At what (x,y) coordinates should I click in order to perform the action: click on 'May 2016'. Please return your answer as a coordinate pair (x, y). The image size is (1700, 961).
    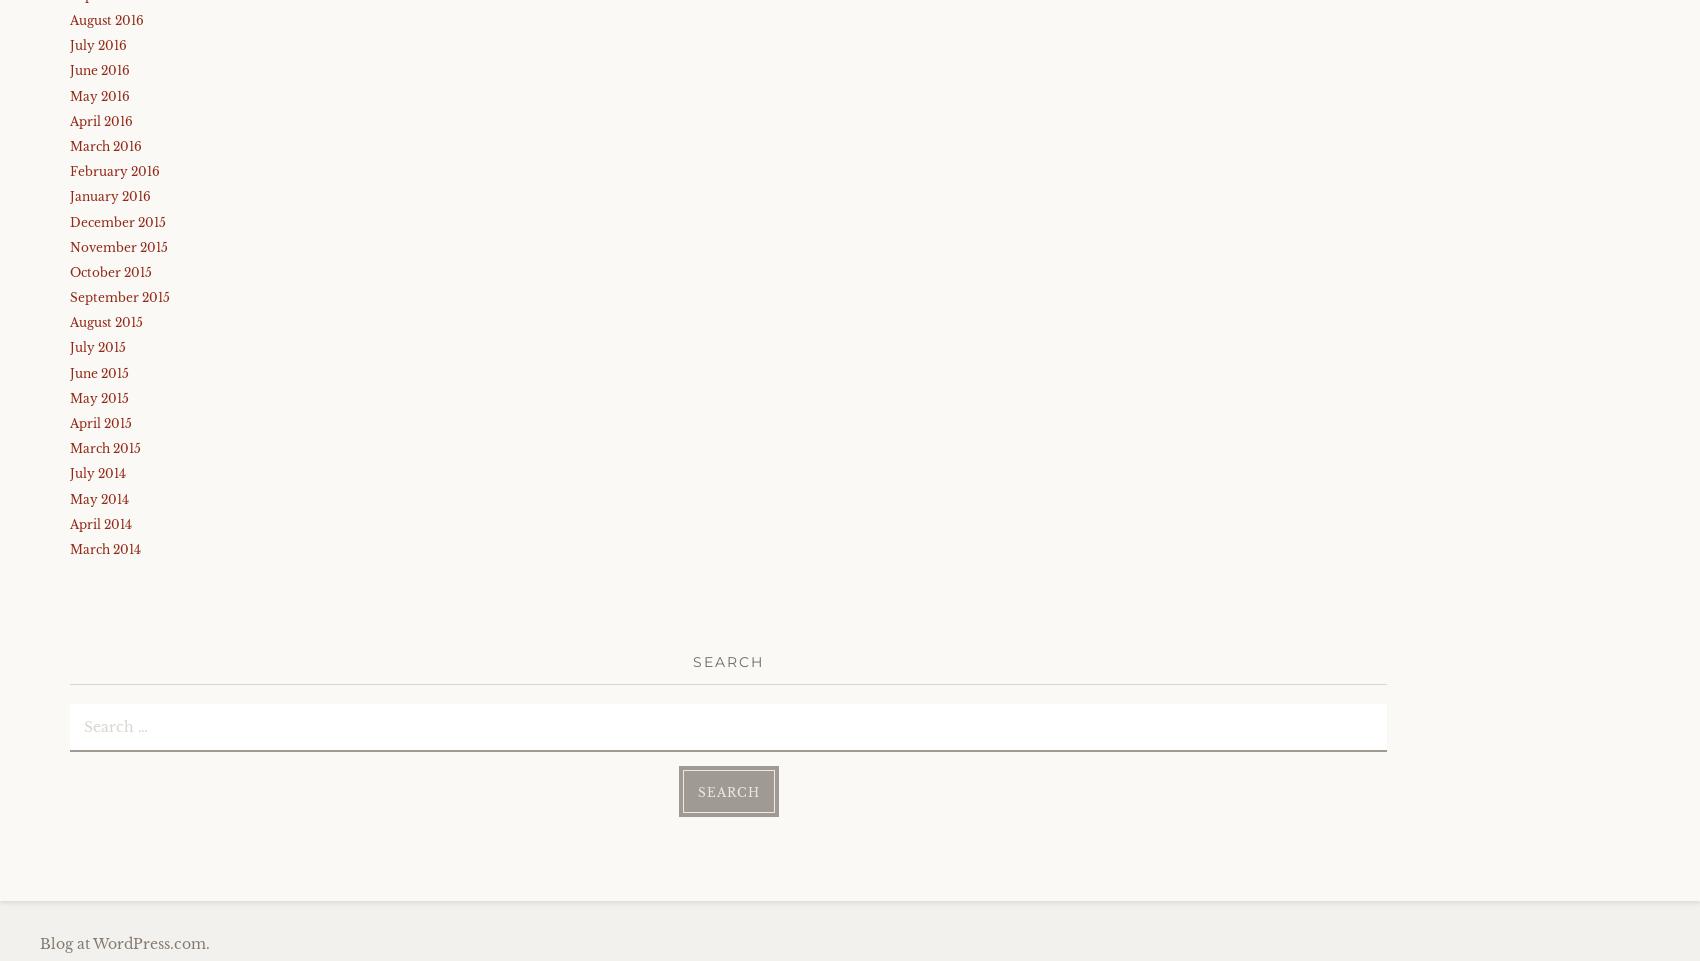
    Looking at the image, I should click on (99, 95).